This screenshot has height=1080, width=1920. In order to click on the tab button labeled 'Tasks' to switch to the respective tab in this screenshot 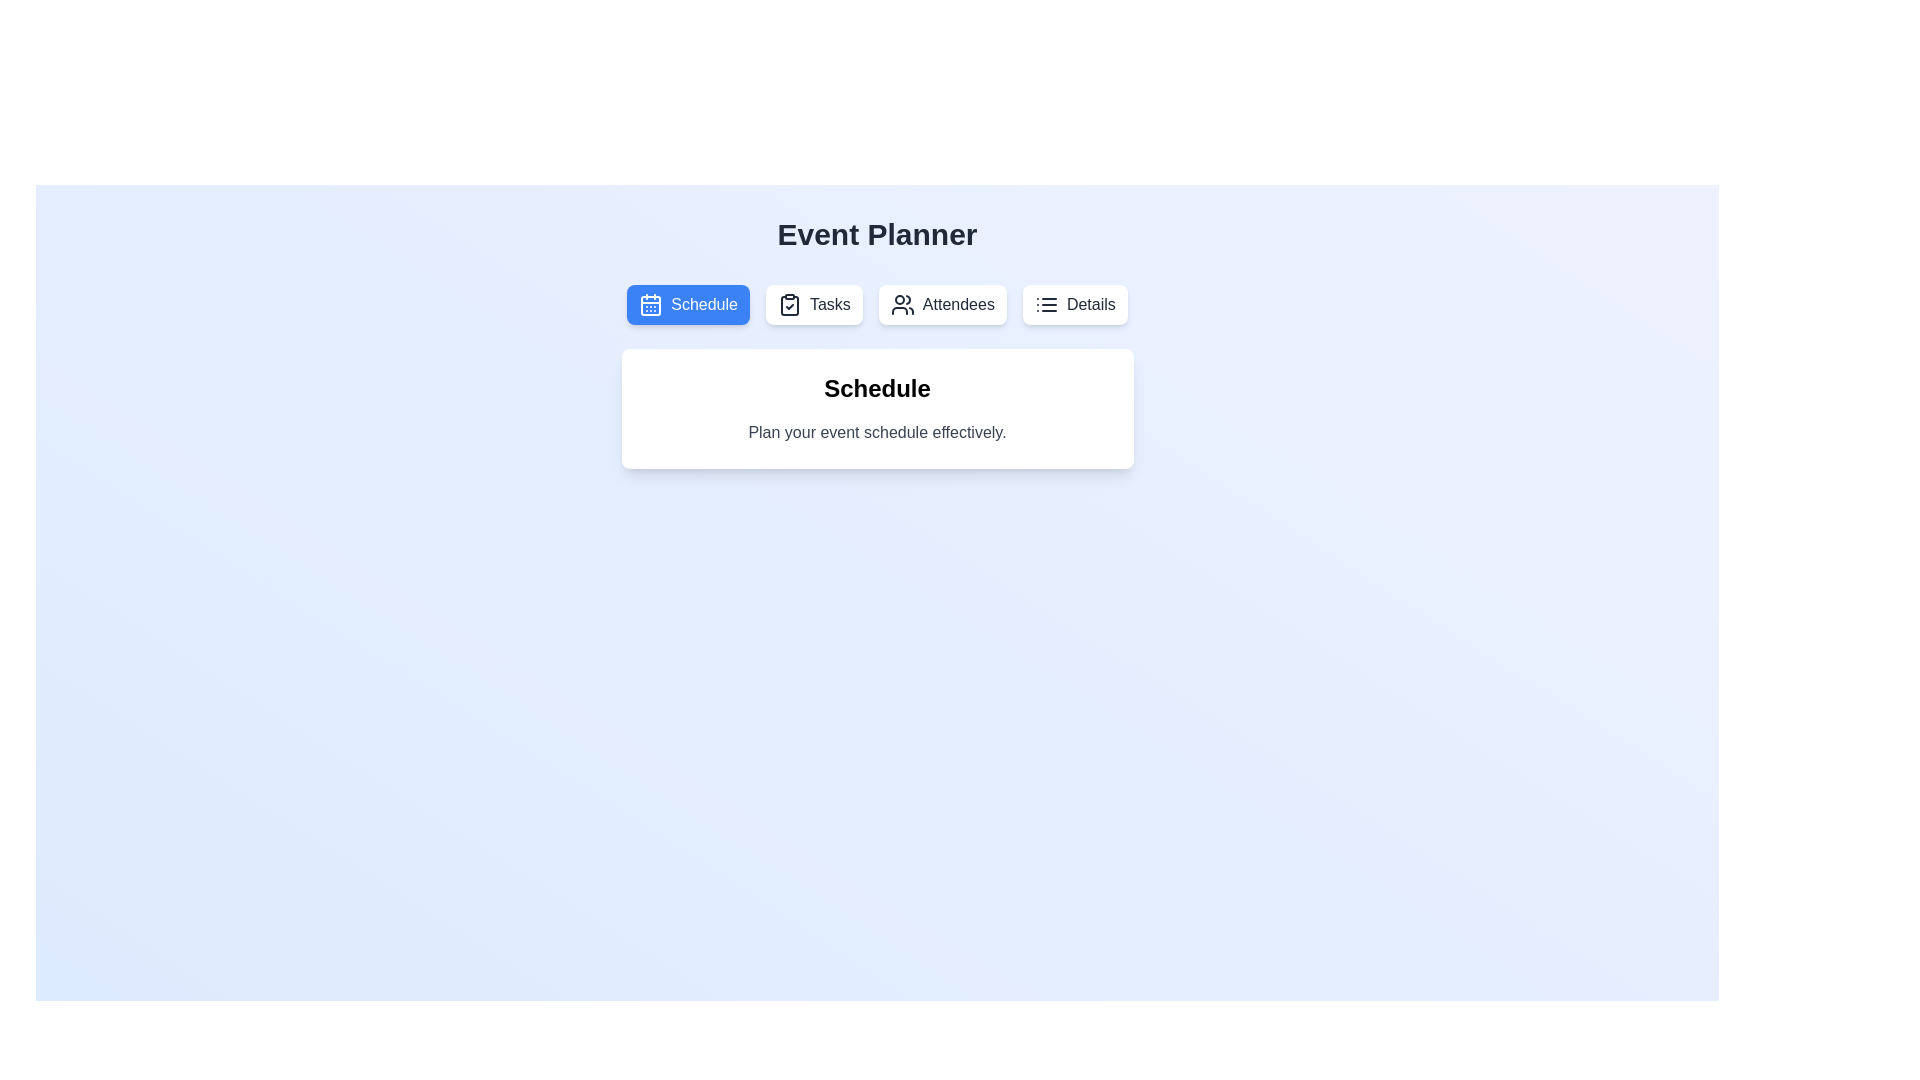, I will do `click(814, 304)`.